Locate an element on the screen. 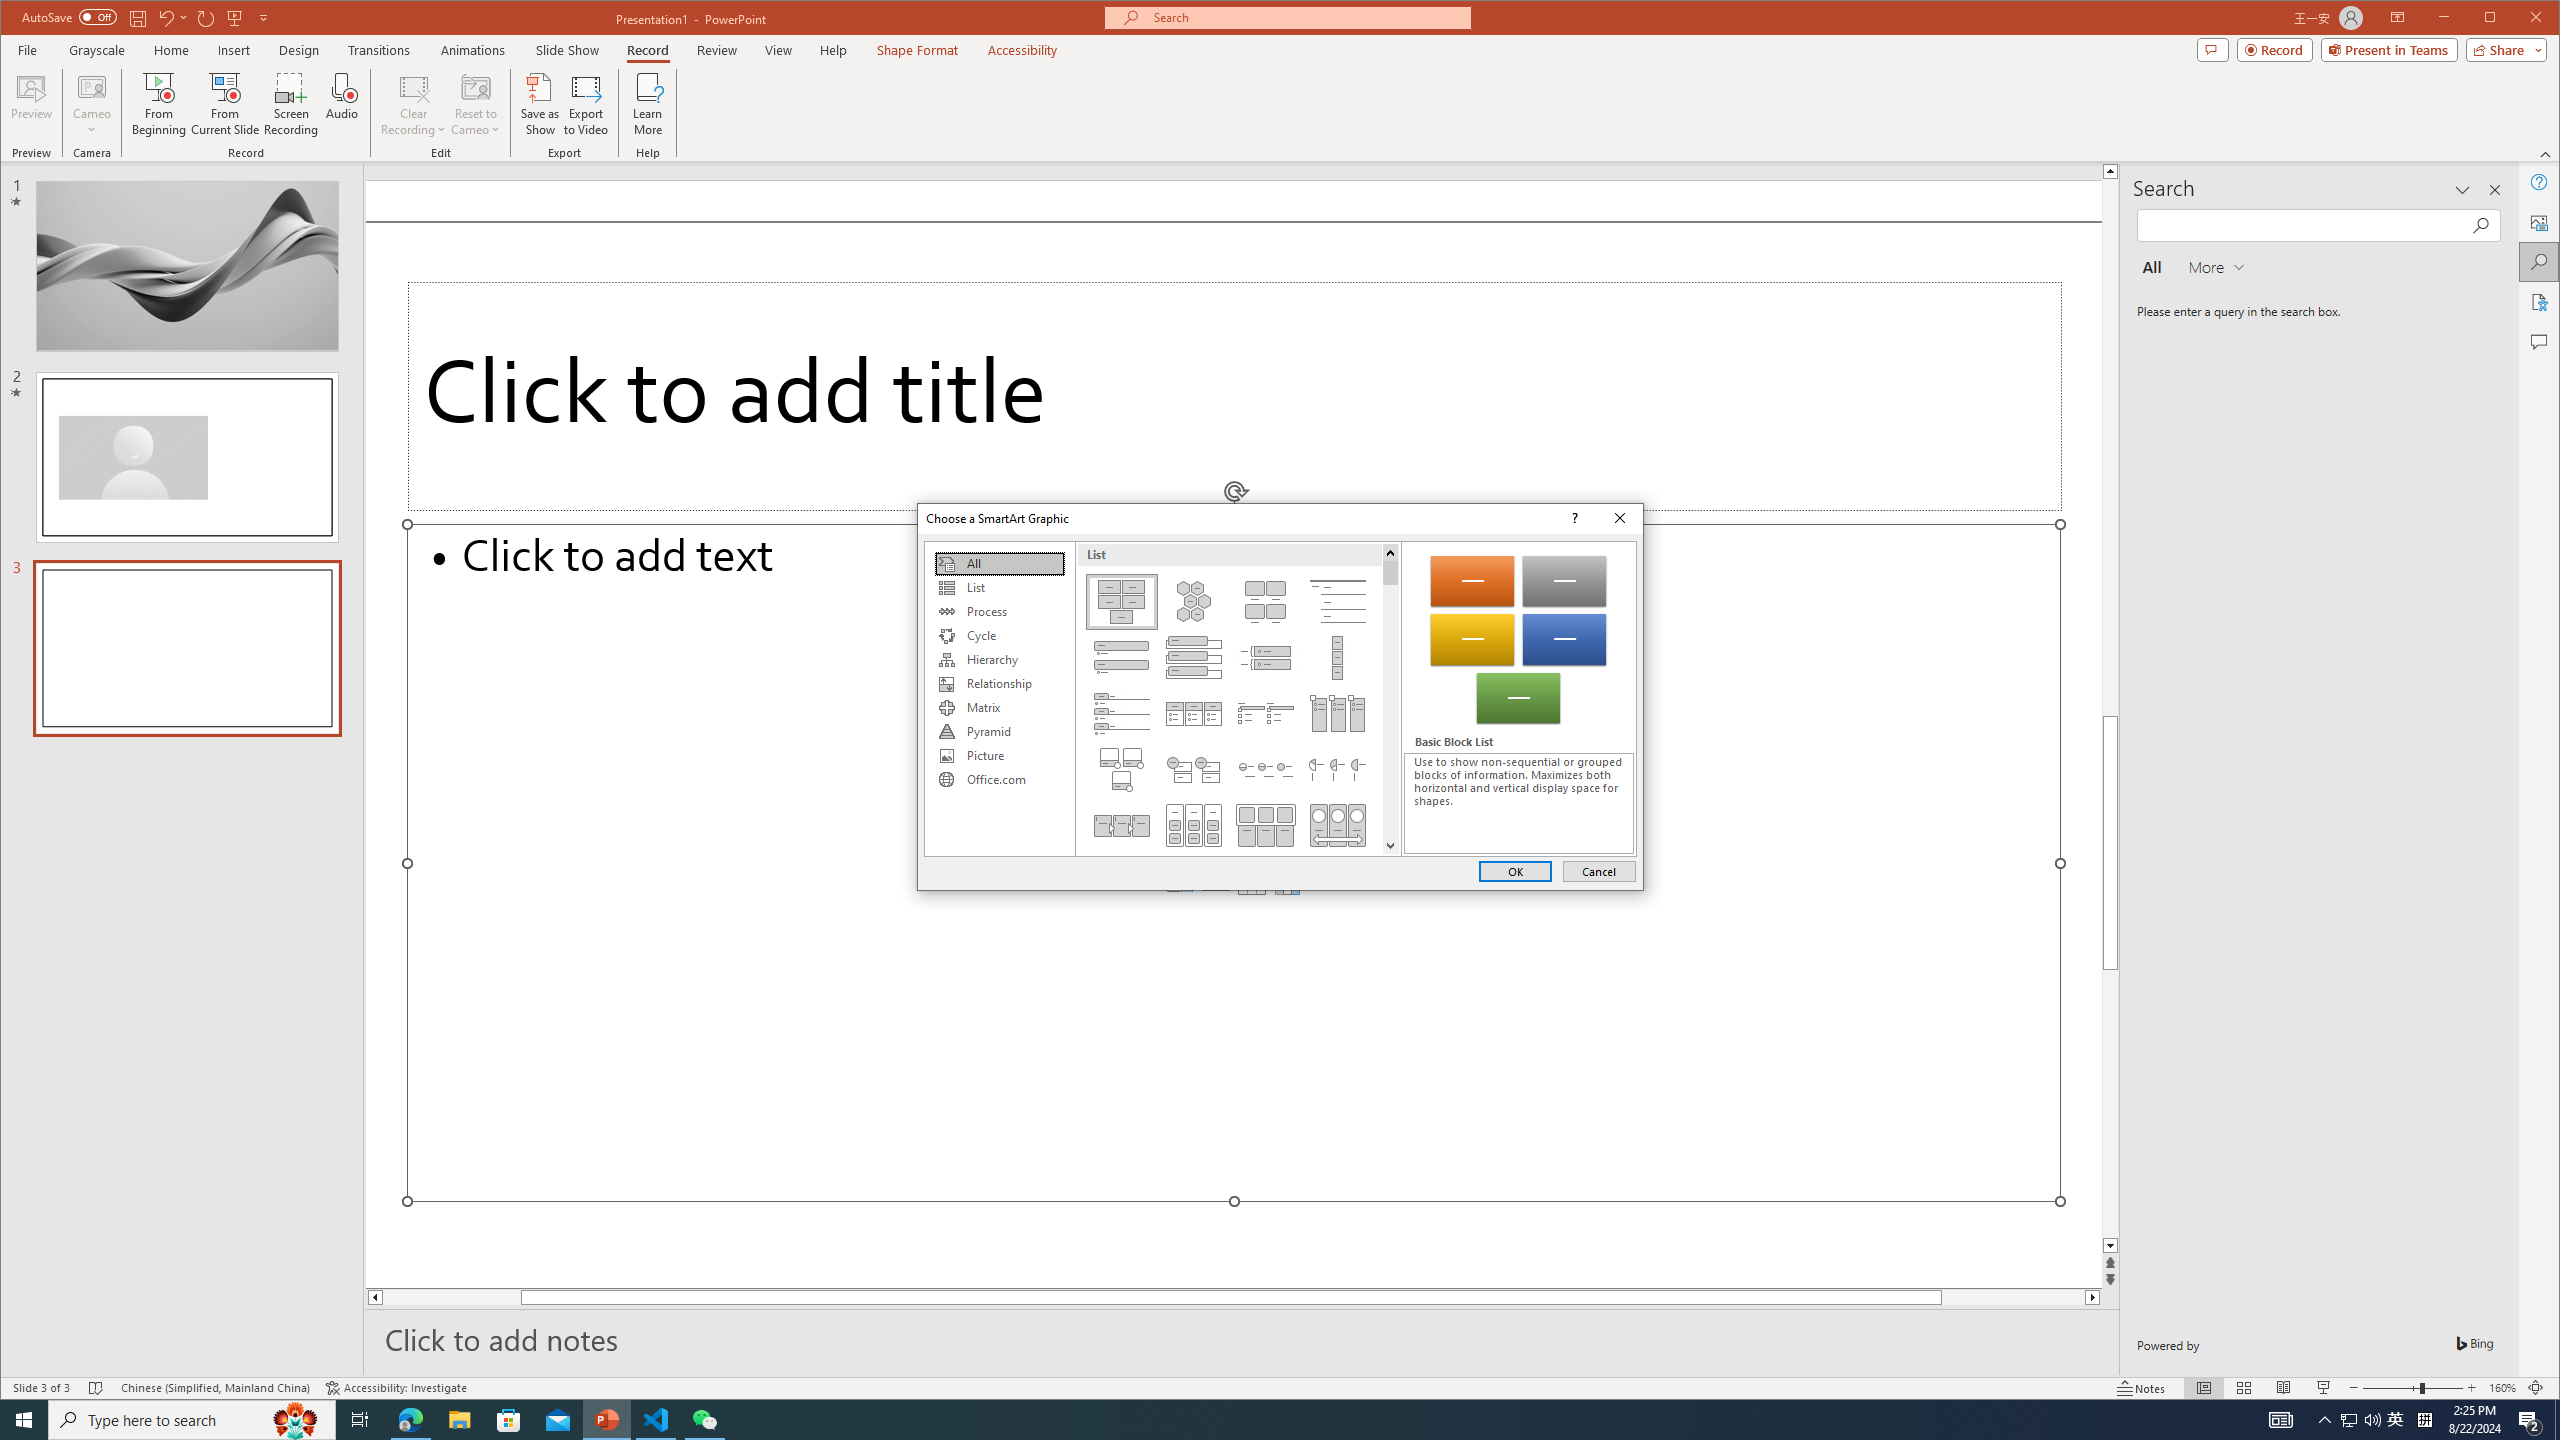 The height and width of the screenshot is (1440, 2560). 'Action Center, 2 new notifications' is located at coordinates (2530, 1418).